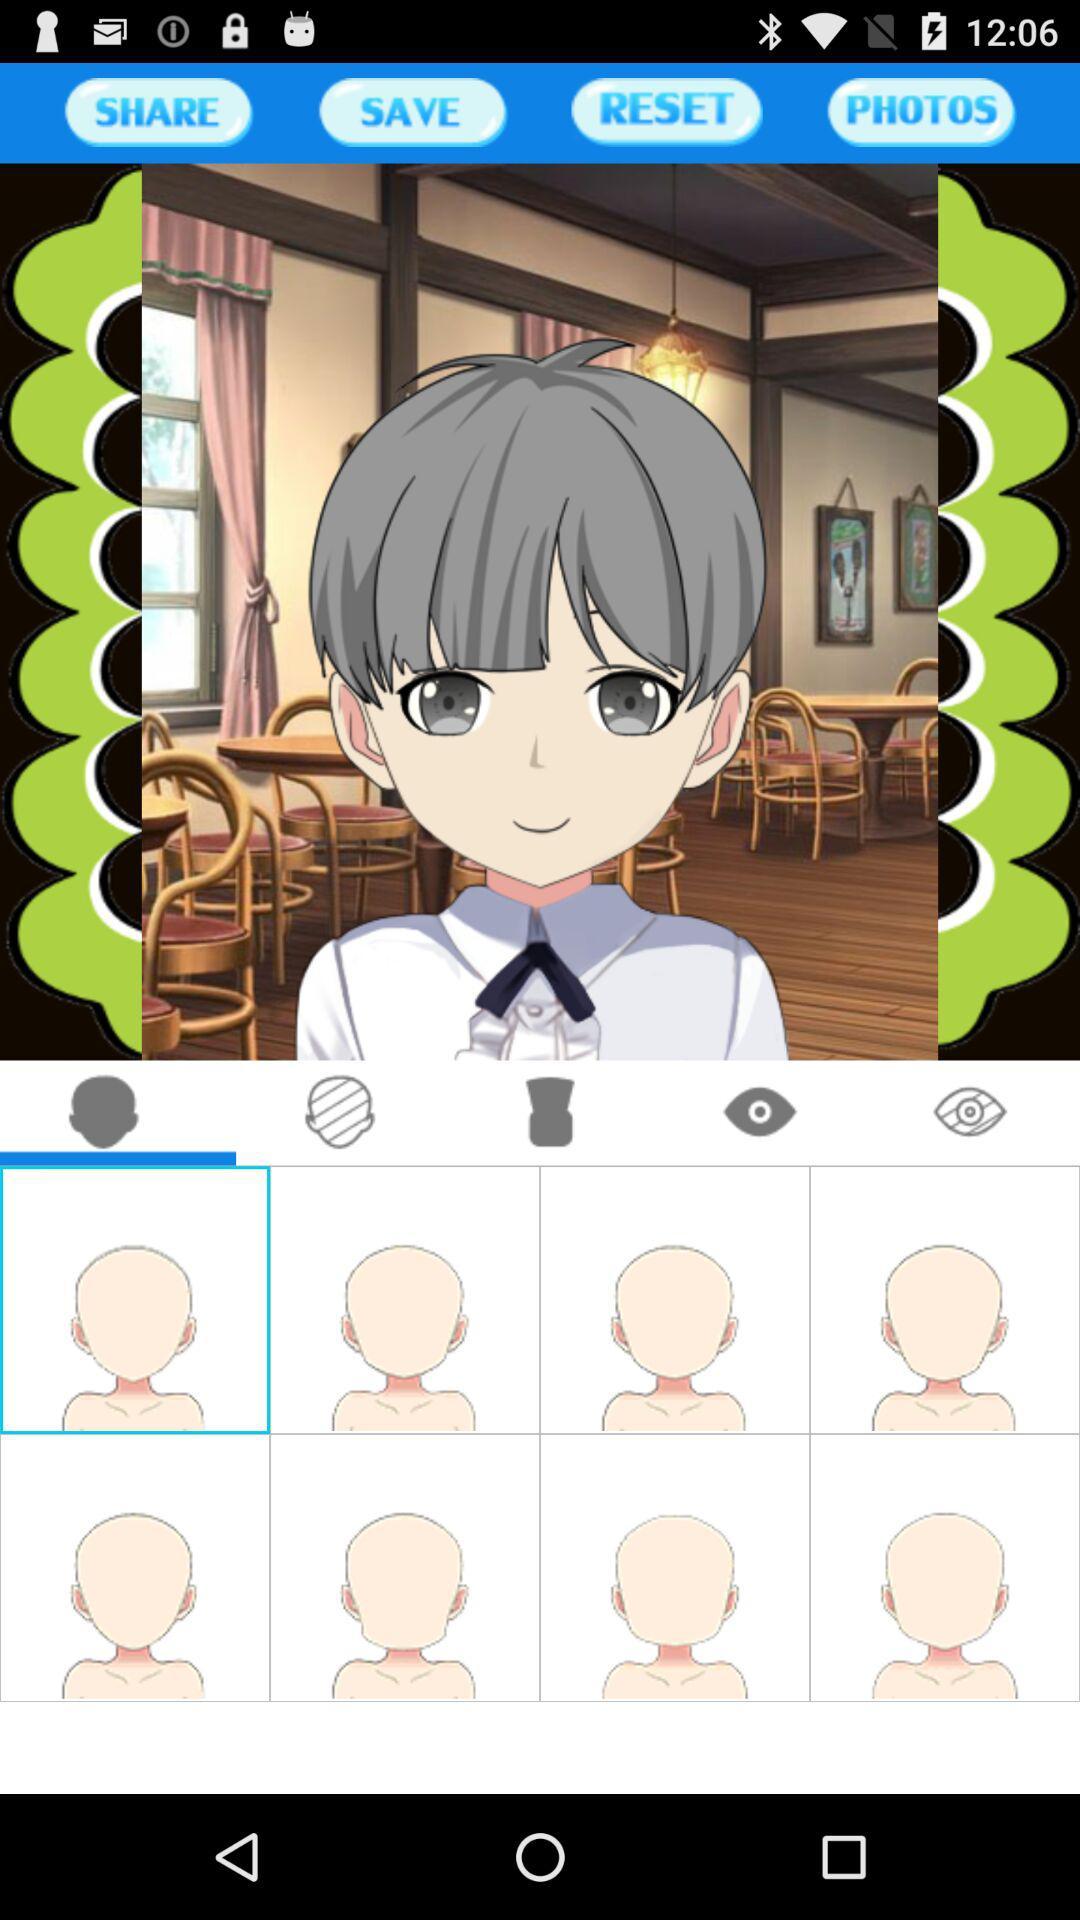 This screenshot has width=1080, height=1920. Describe the element at coordinates (411, 111) in the screenshot. I see `using the file` at that location.